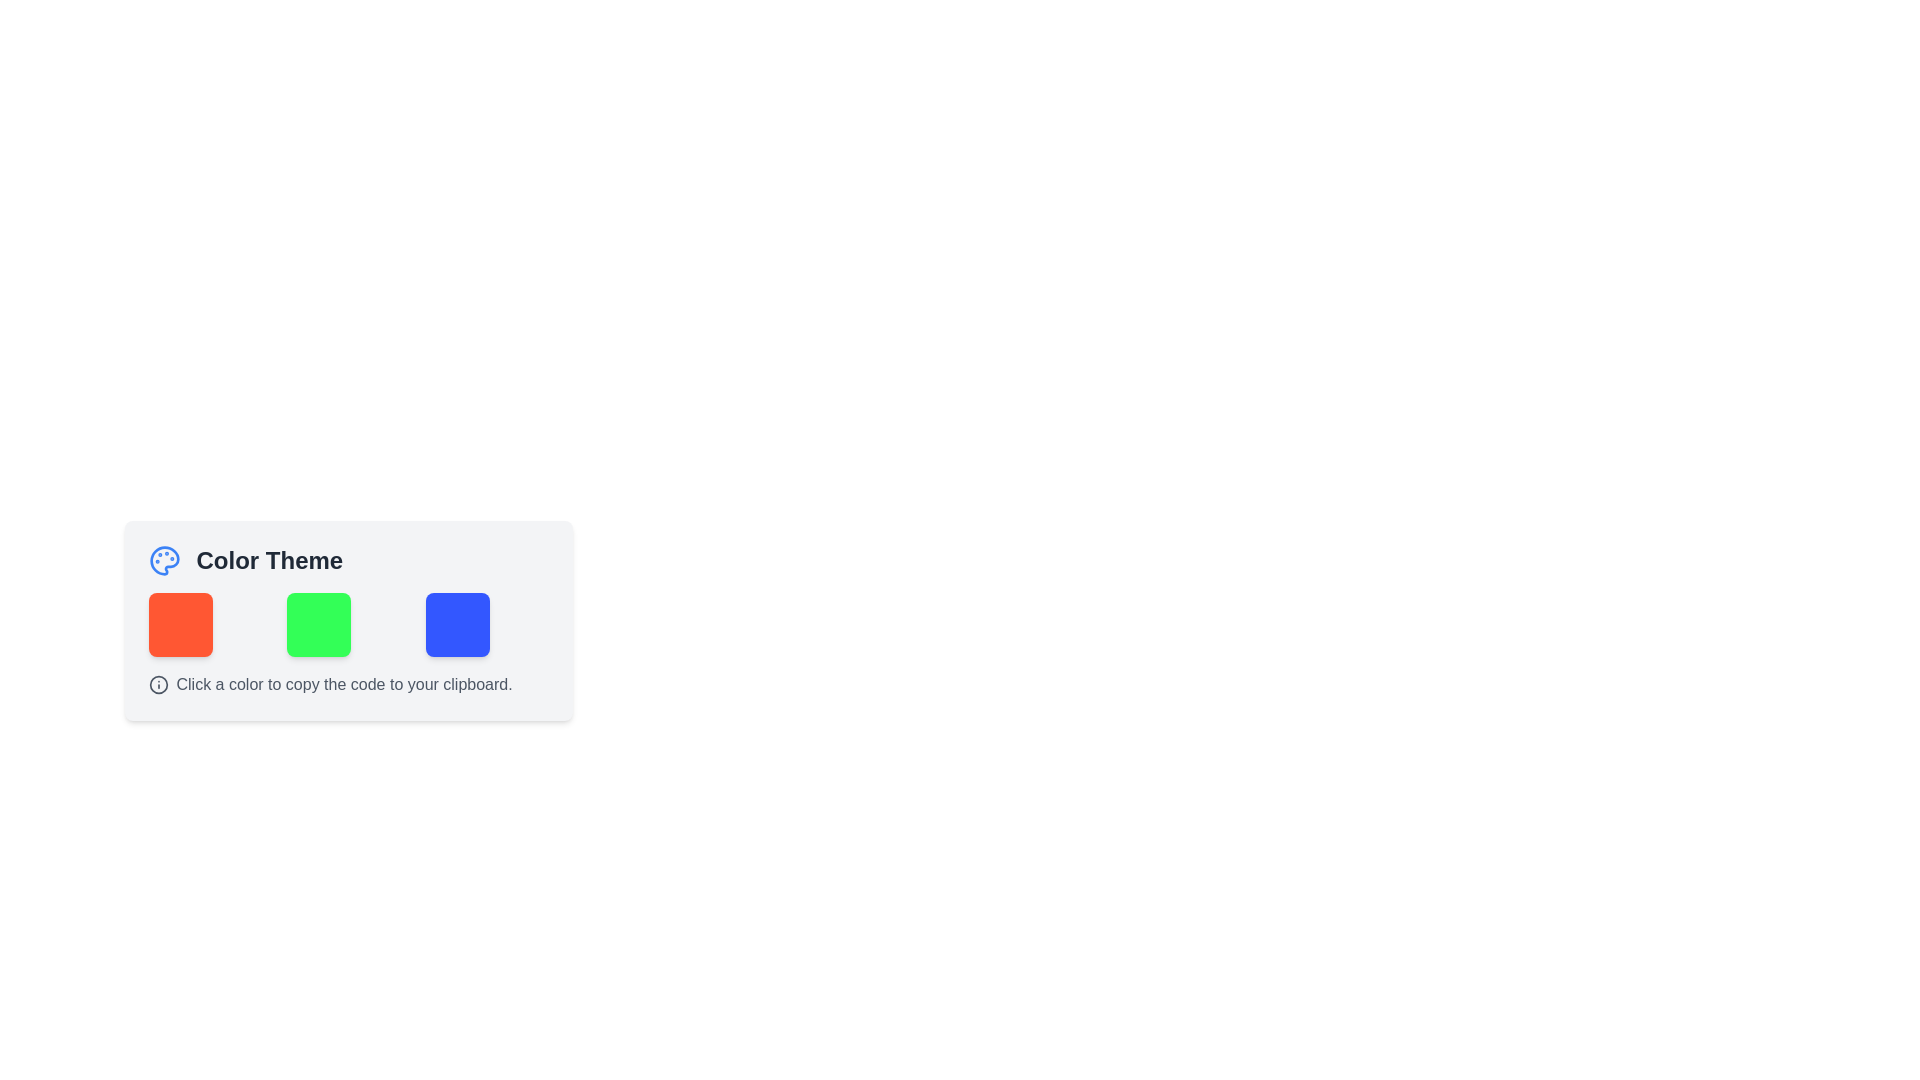 This screenshot has width=1920, height=1080. I want to click on the curved palette-shaped icon with a blue hue located in the top left of the 'Color Theme' card, so click(164, 560).